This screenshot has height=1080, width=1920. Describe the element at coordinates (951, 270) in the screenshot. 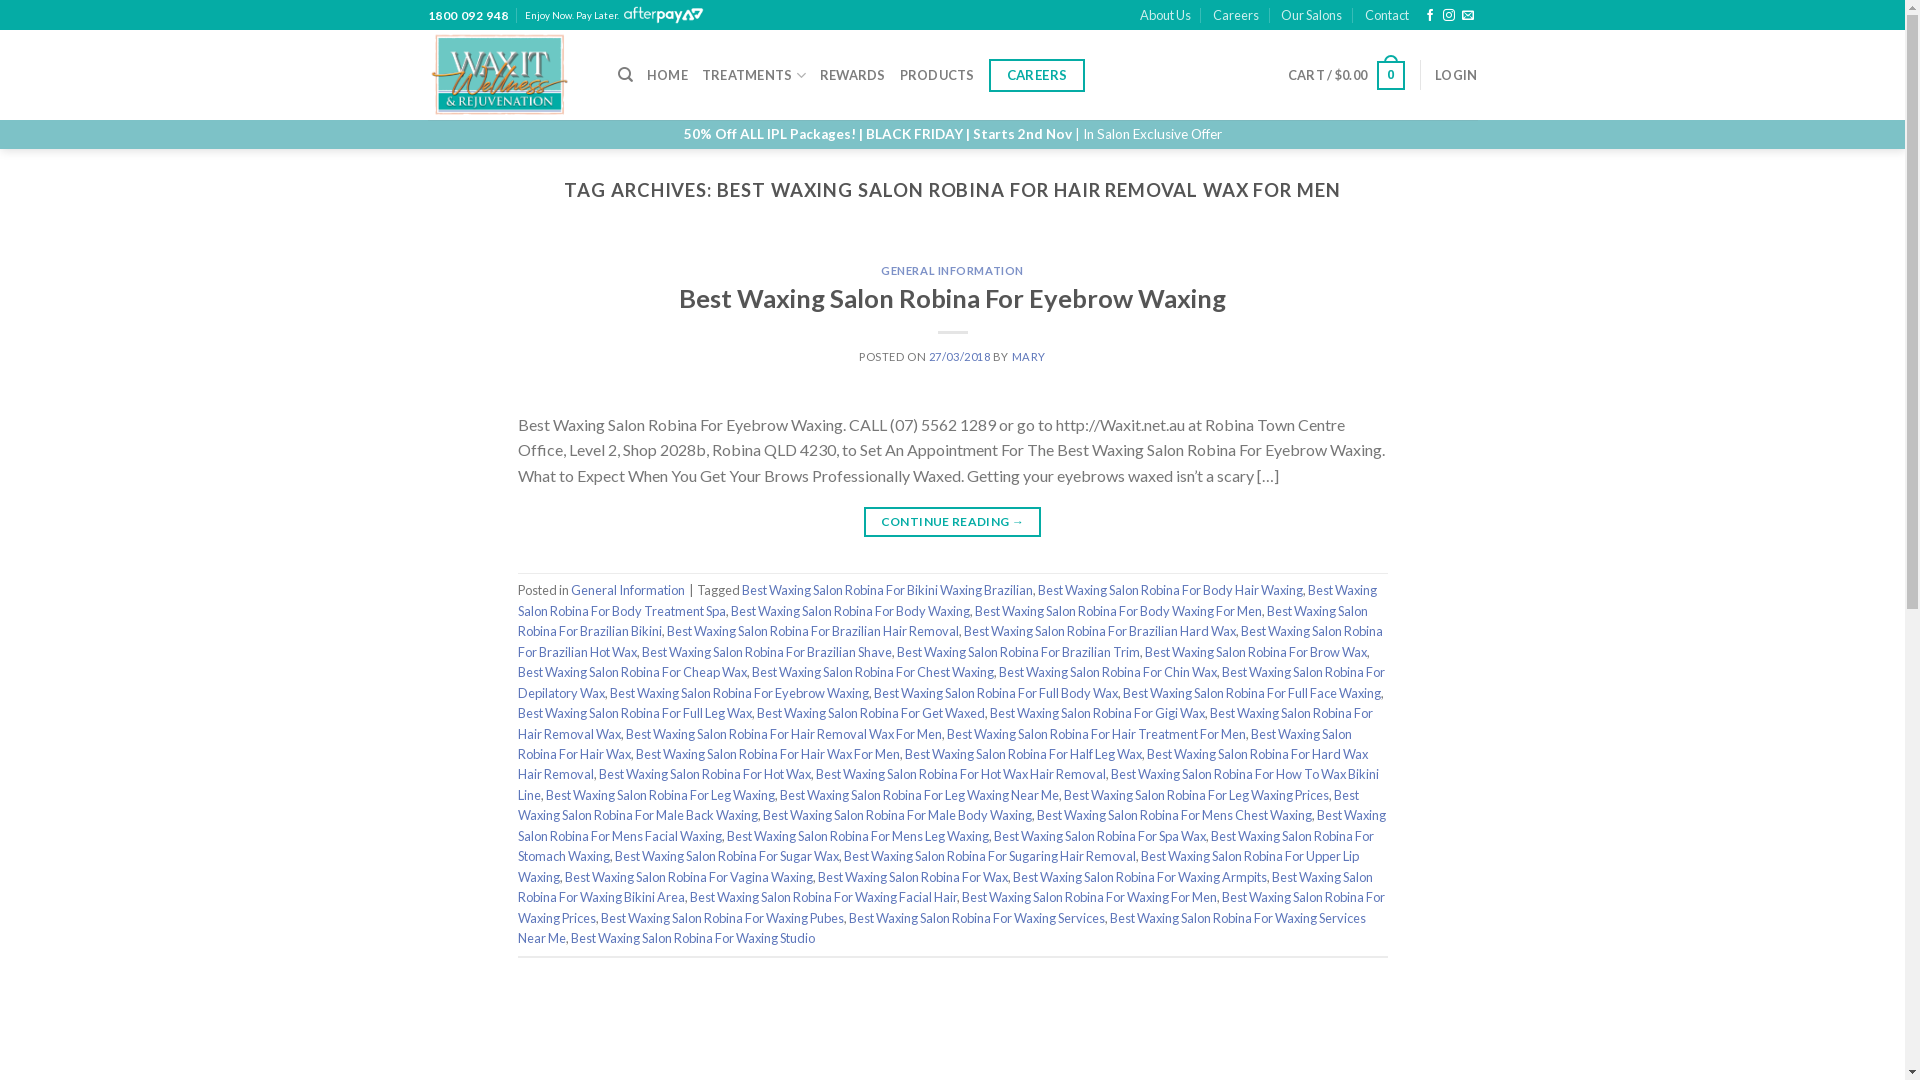

I see `'GENERAL INFORMATION'` at that location.